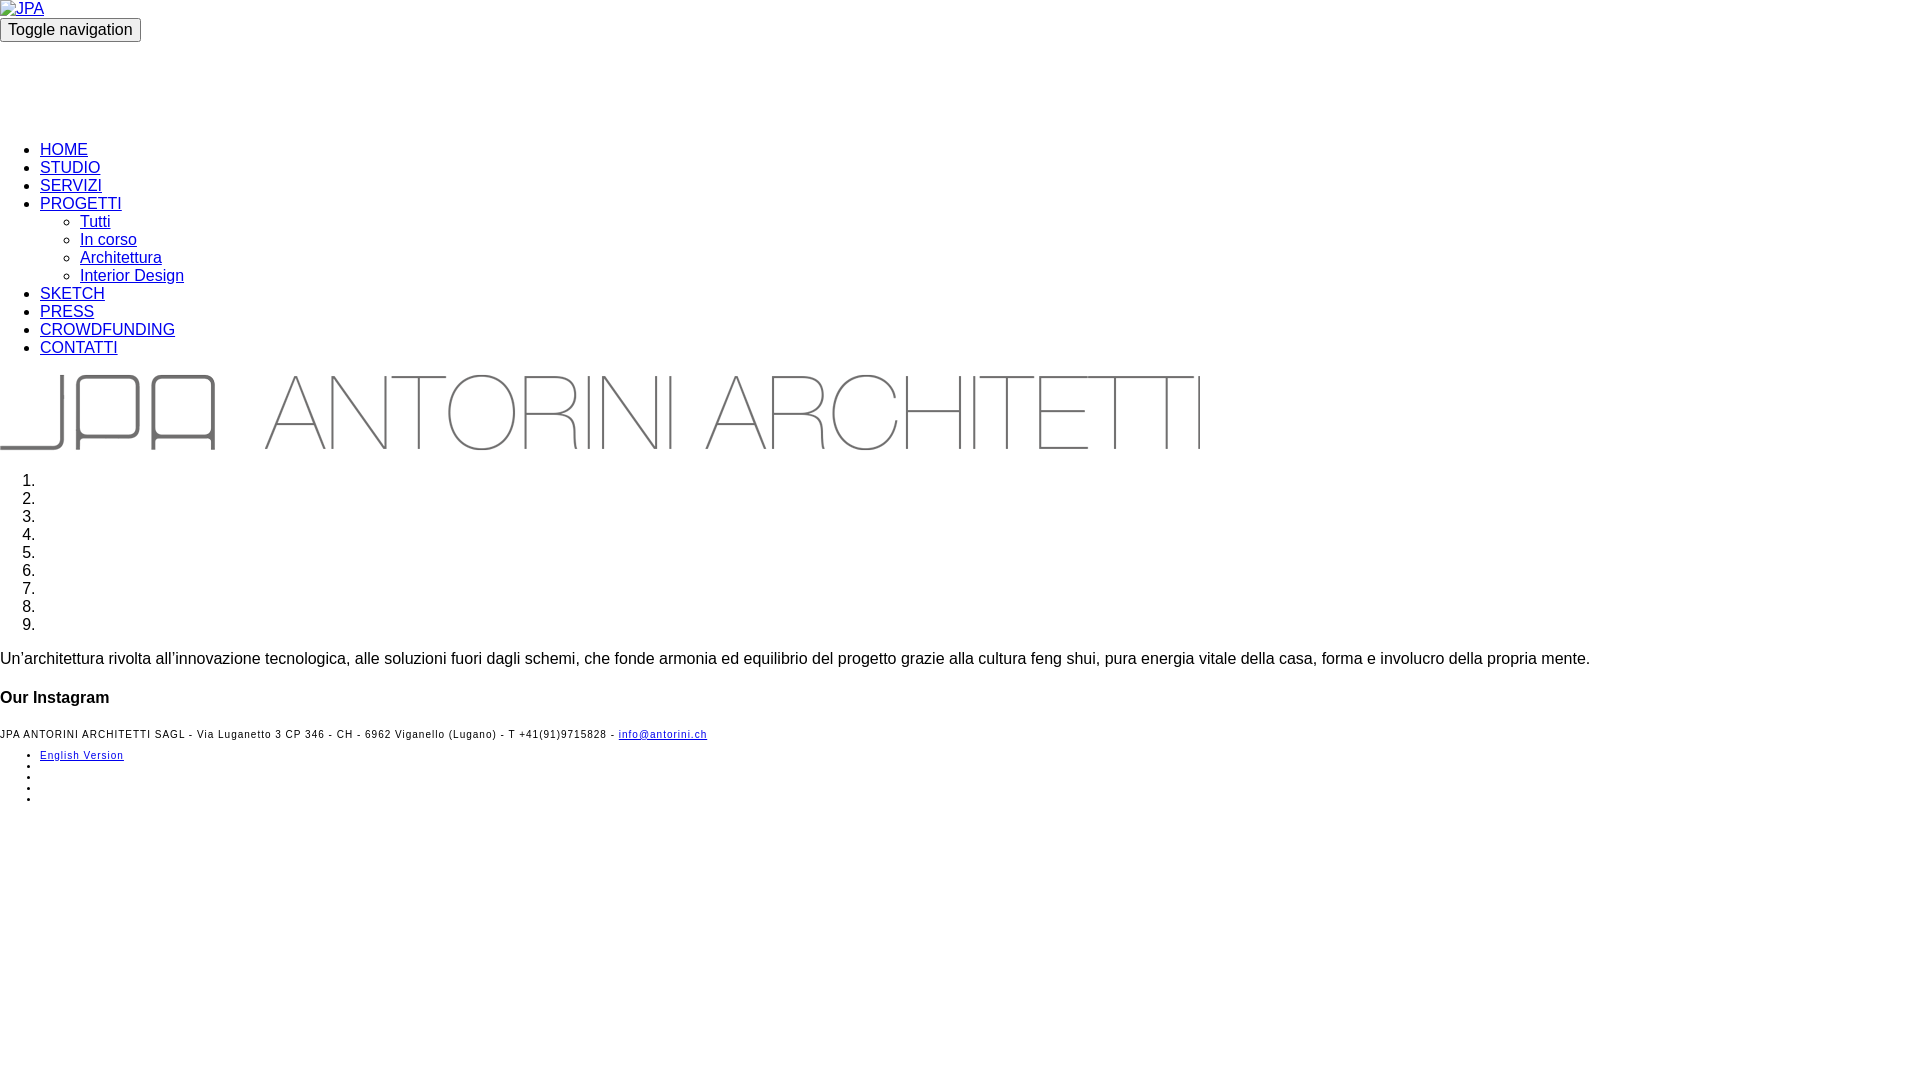  I want to click on 'JPA', so click(599, 80).